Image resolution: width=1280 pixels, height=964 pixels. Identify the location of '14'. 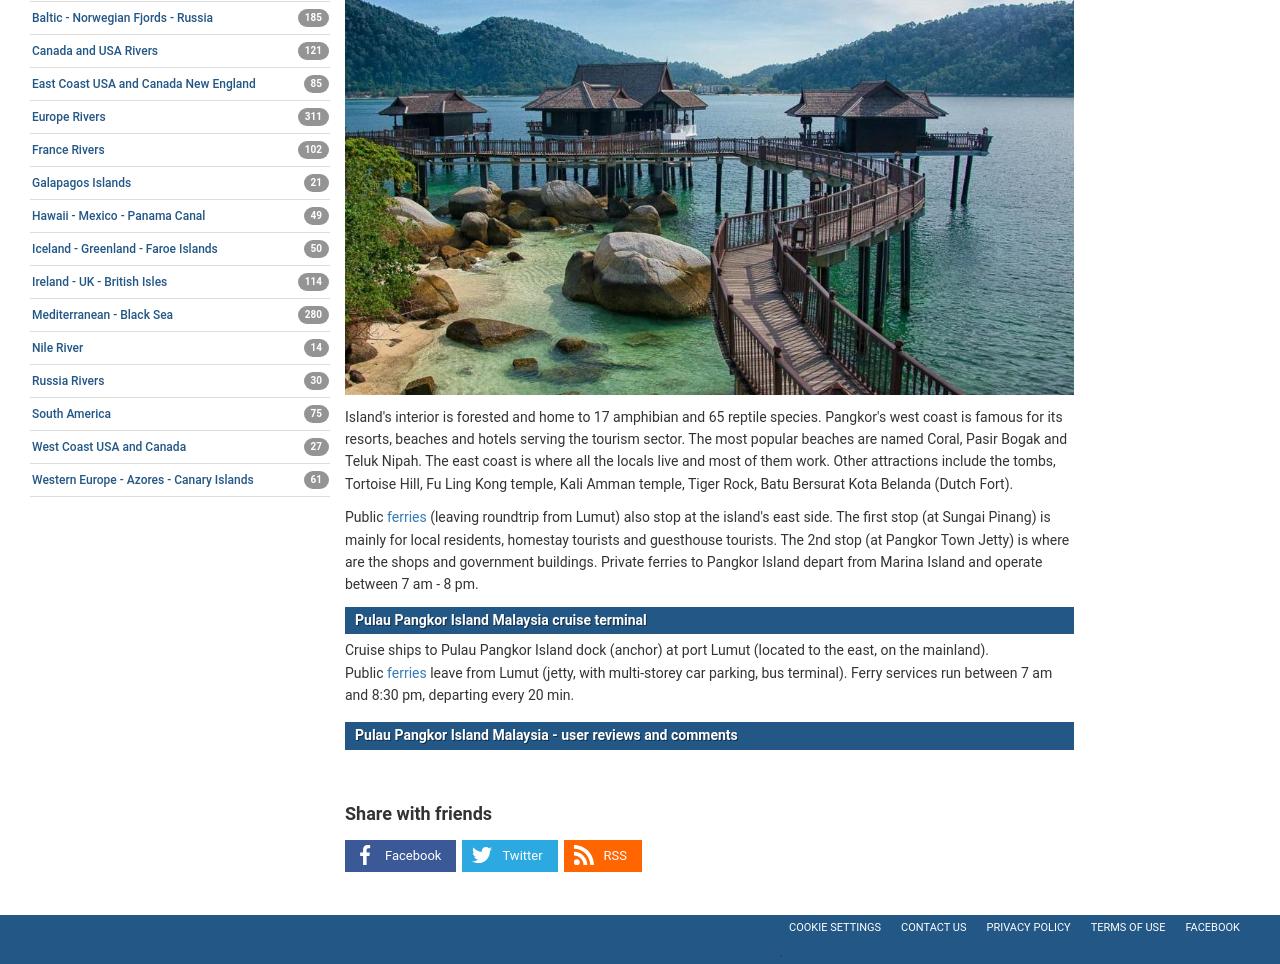
(315, 345).